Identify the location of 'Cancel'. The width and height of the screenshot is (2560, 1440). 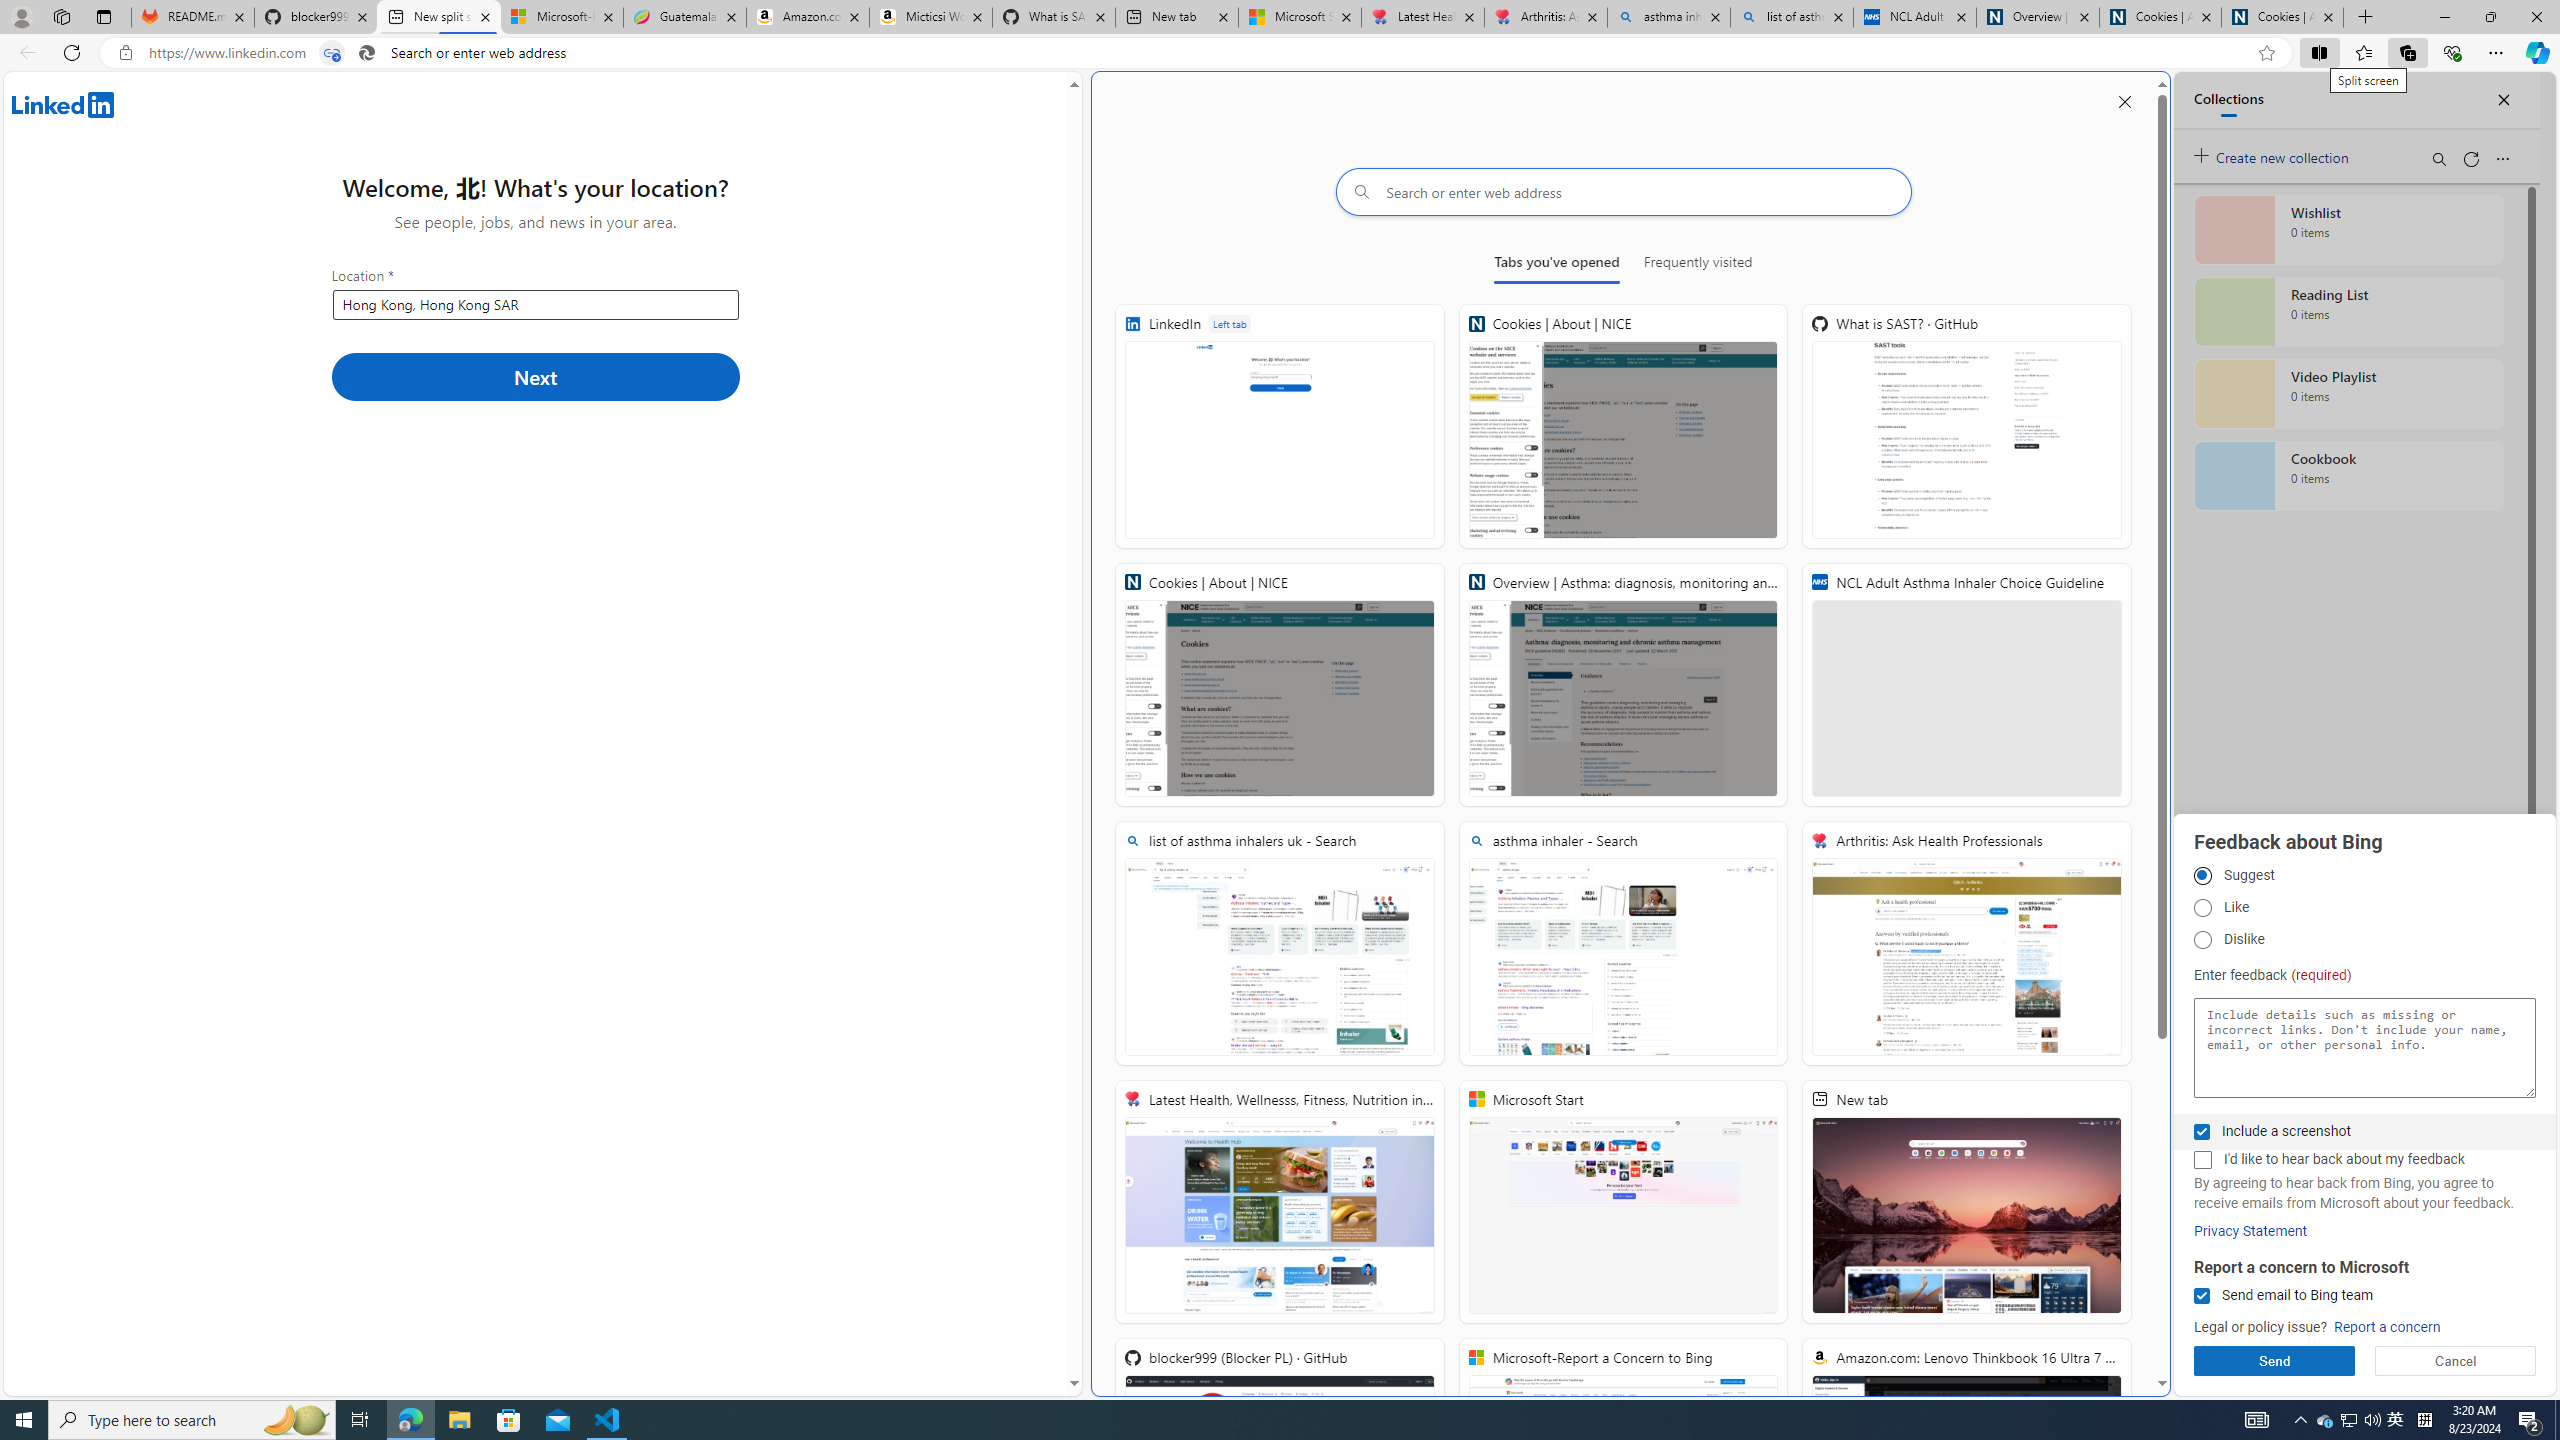
(2455, 1360).